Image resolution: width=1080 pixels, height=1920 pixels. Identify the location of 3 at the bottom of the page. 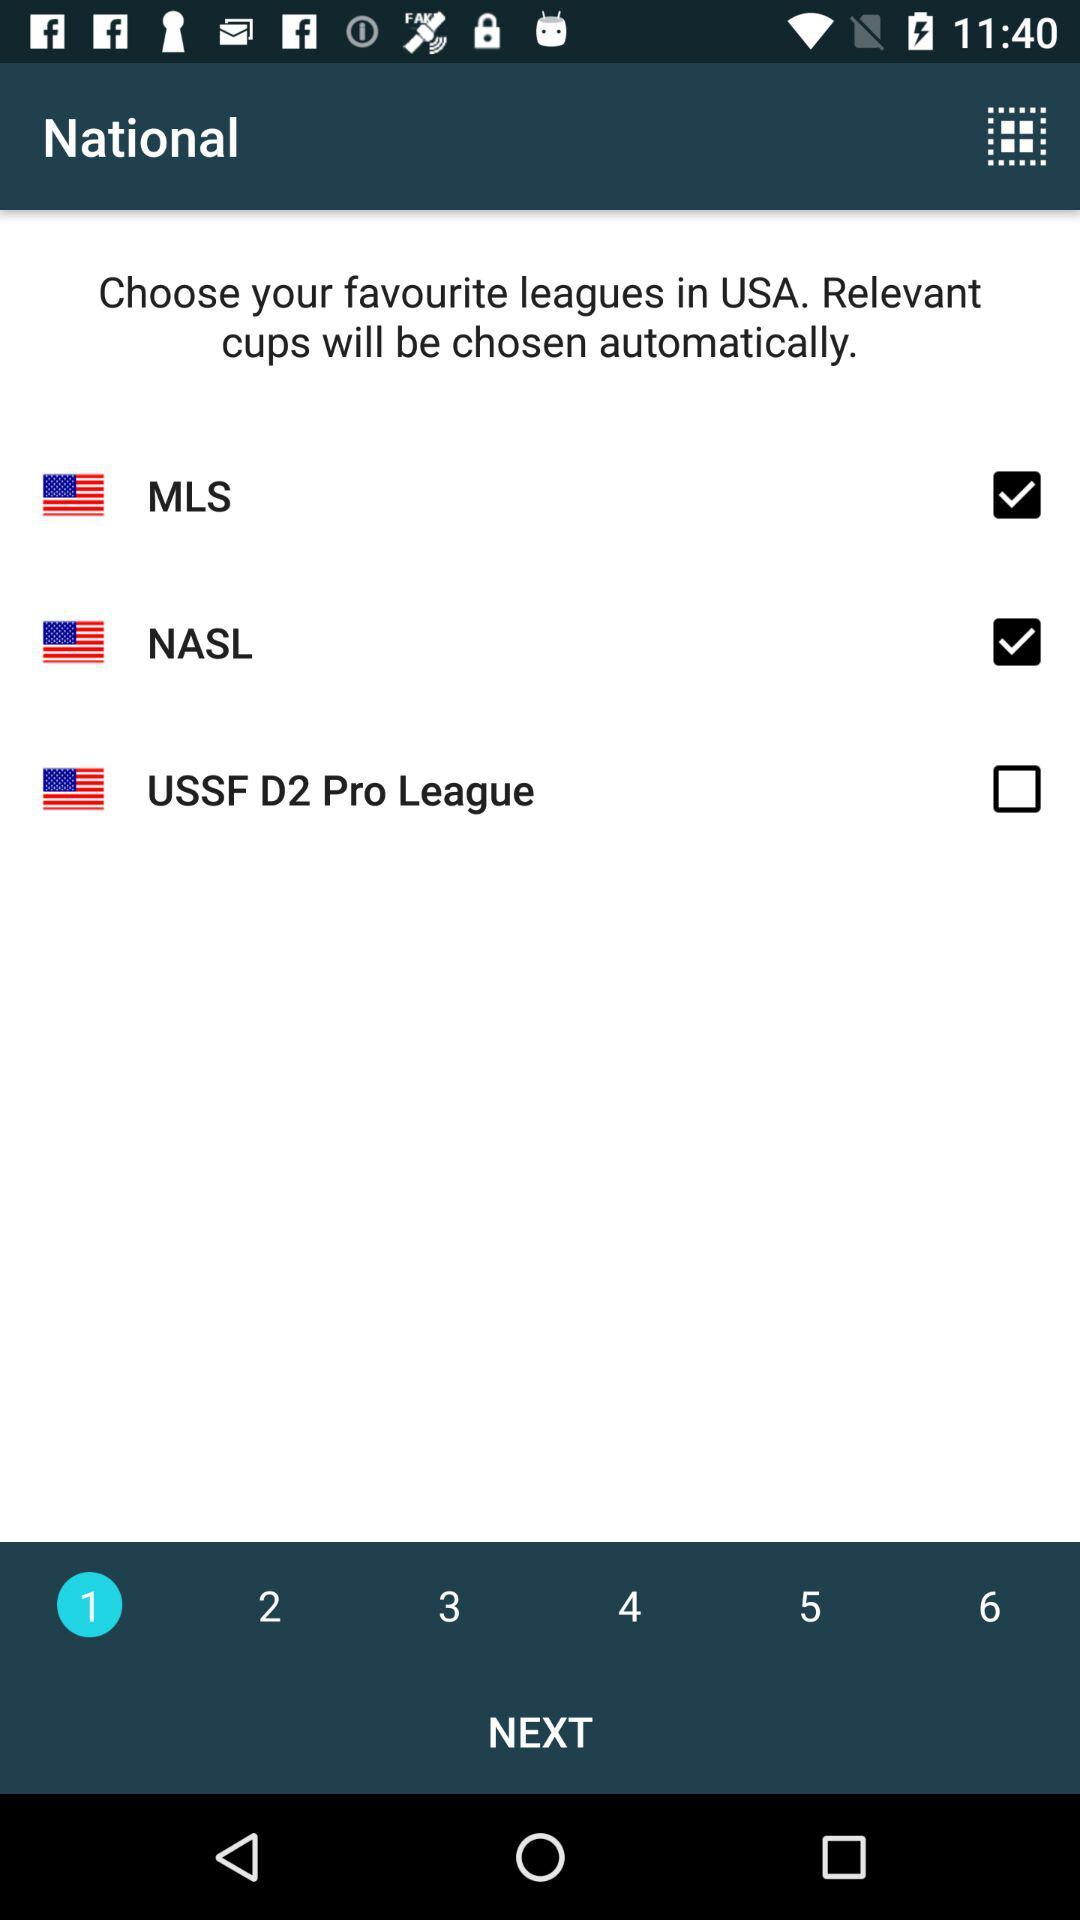
(450, 1604).